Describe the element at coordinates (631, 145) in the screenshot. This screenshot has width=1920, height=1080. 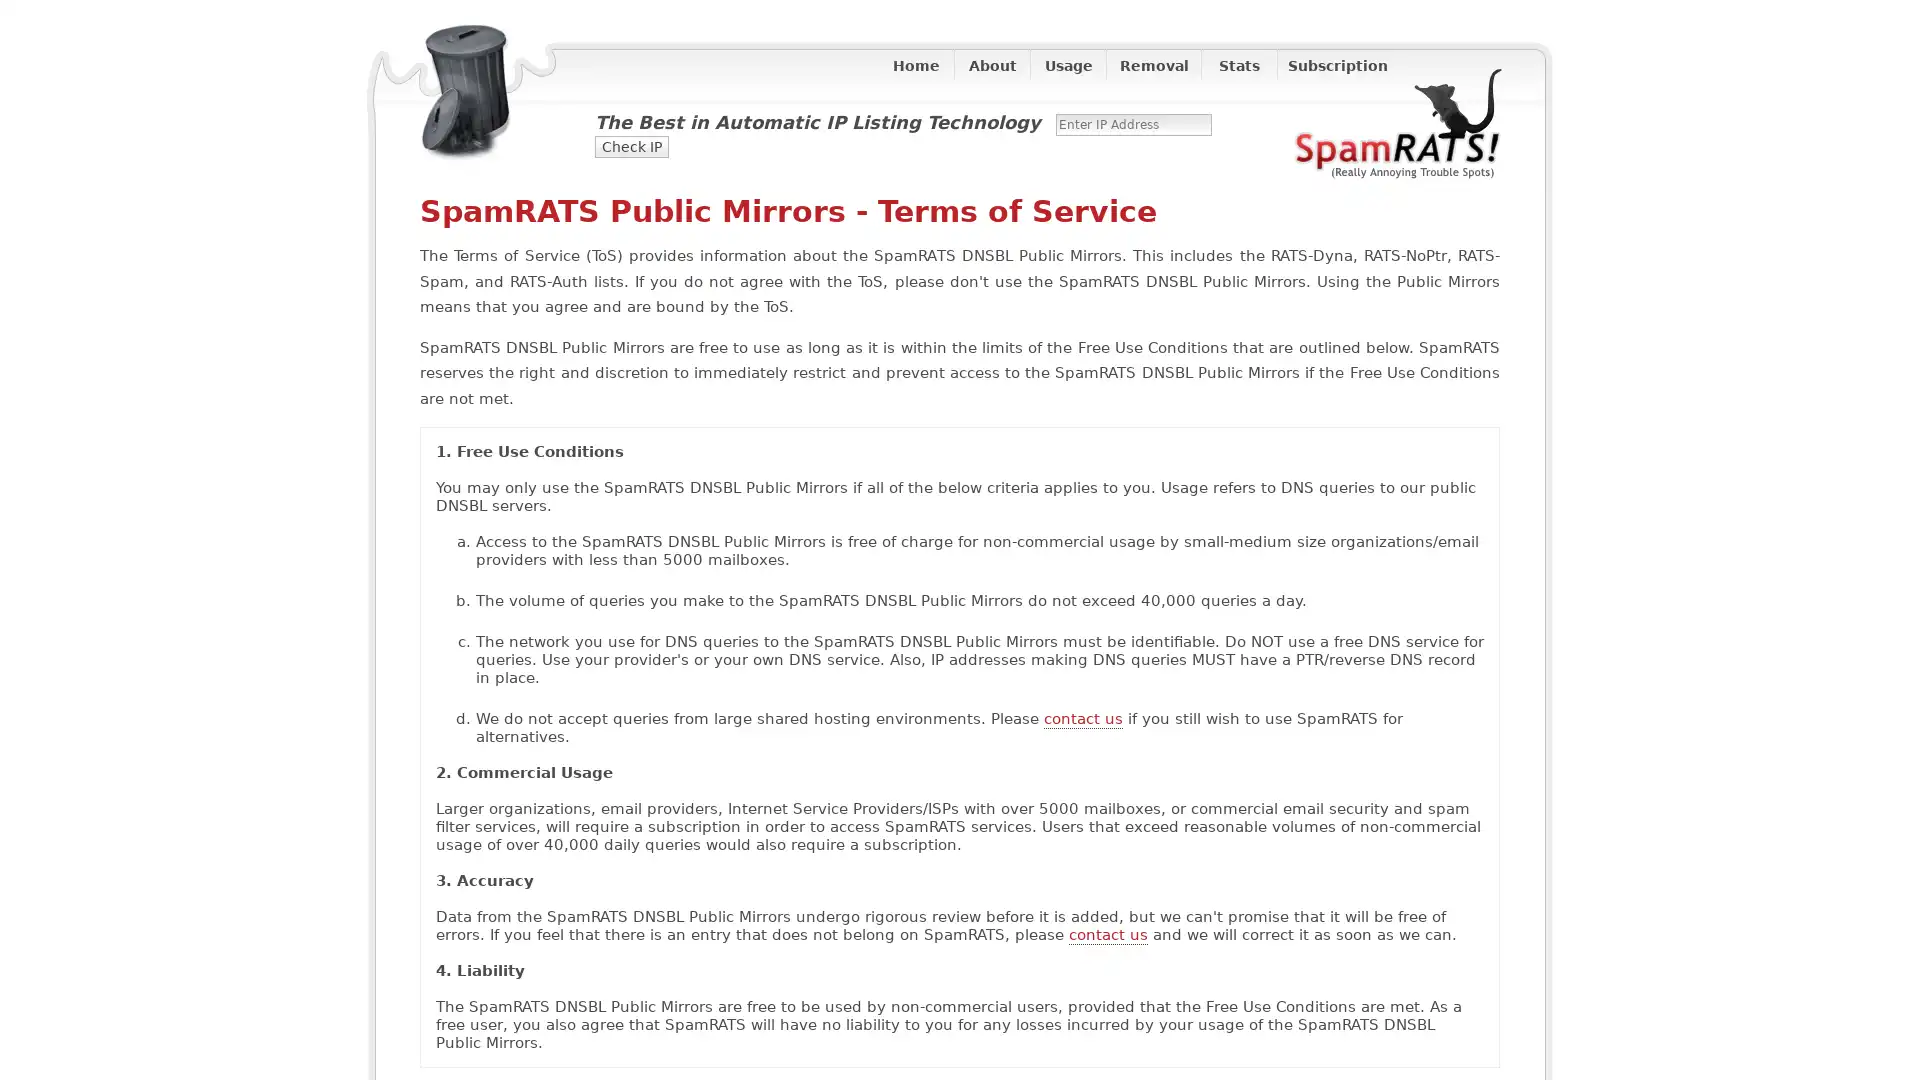
I see `Check IP` at that location.